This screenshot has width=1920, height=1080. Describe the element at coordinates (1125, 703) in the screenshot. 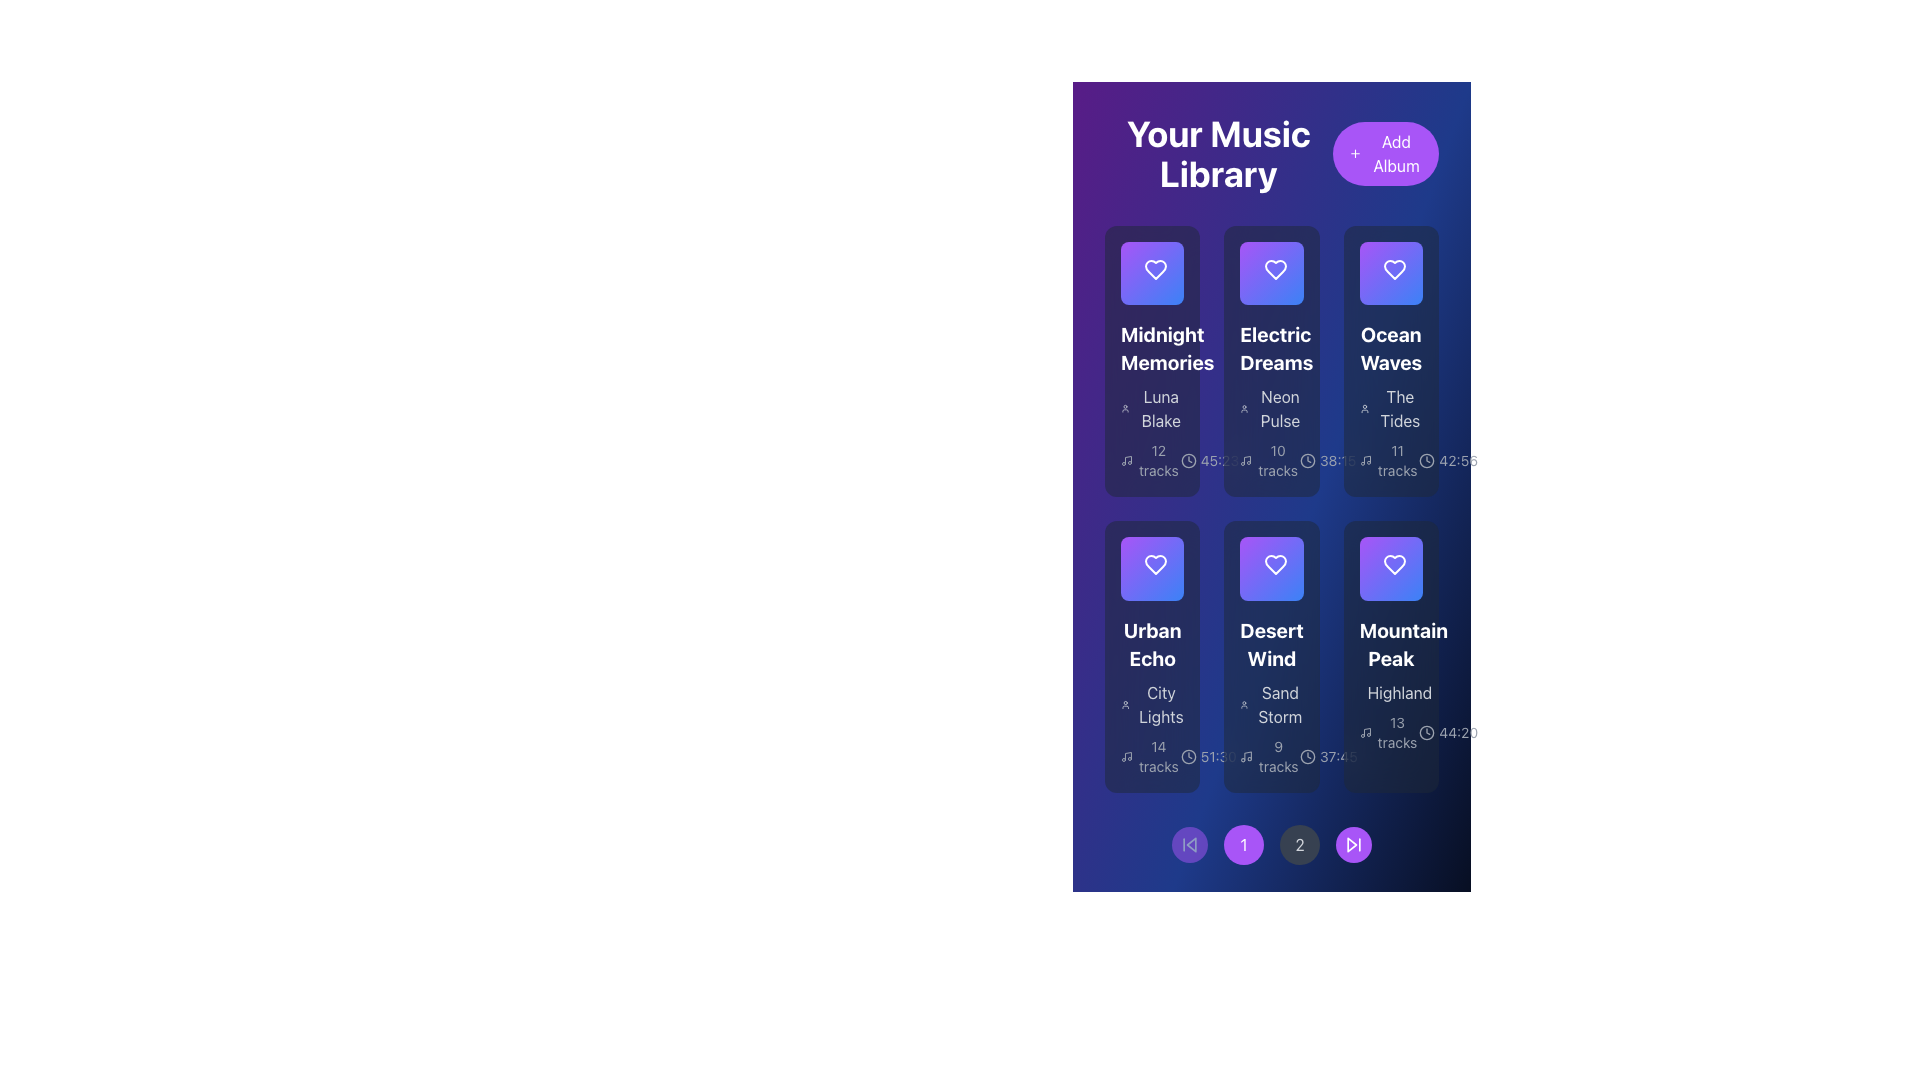

I see `the User Profile icon located to the left of the 'City Lights' text in the 'Urban Echo' album section` at that location.